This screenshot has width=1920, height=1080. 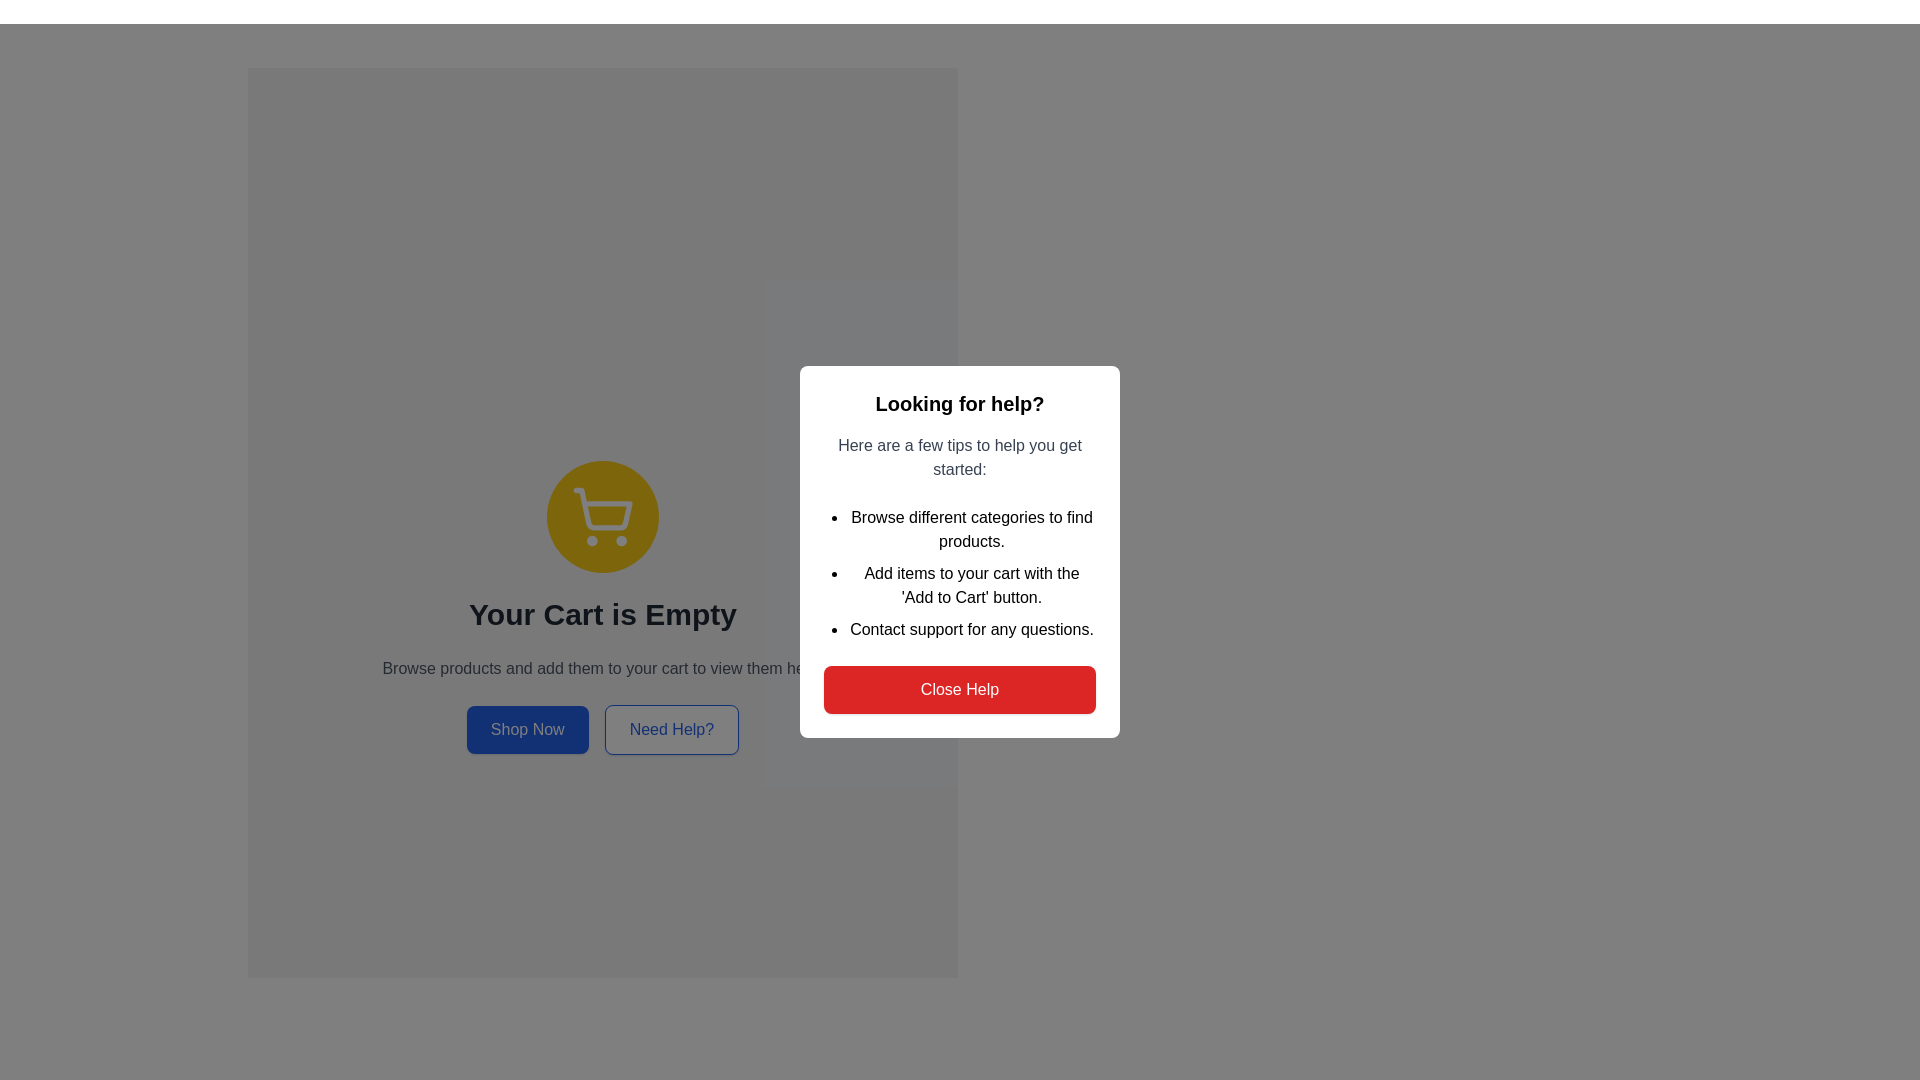 I want to click on the text element saying 'Browse different categories to find products.' which is the first item in an unordered list within the help dialogue box, so click(x=971, y=528).